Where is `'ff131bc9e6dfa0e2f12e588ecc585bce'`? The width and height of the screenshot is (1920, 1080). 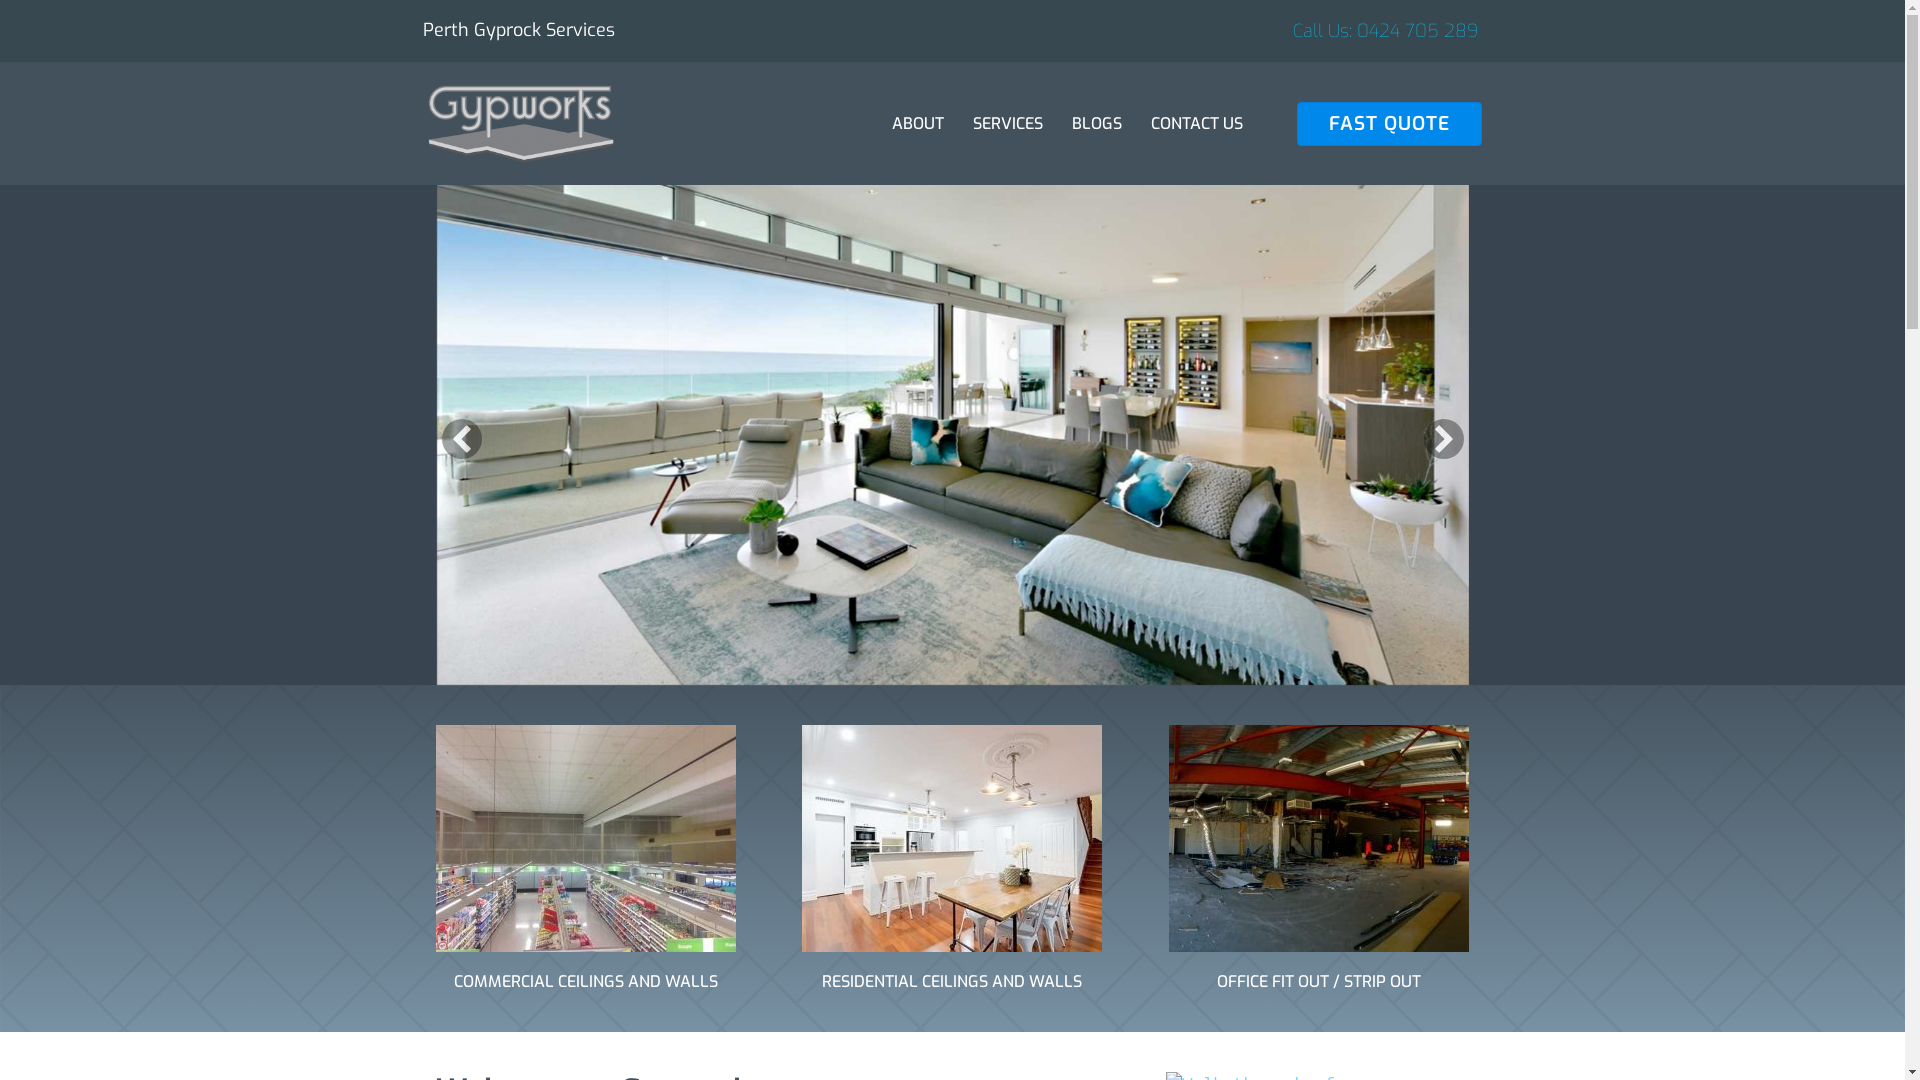
'ff131bc9e6dfa0e2f12e588ecc585bce' is located at coordinates (584, 838).